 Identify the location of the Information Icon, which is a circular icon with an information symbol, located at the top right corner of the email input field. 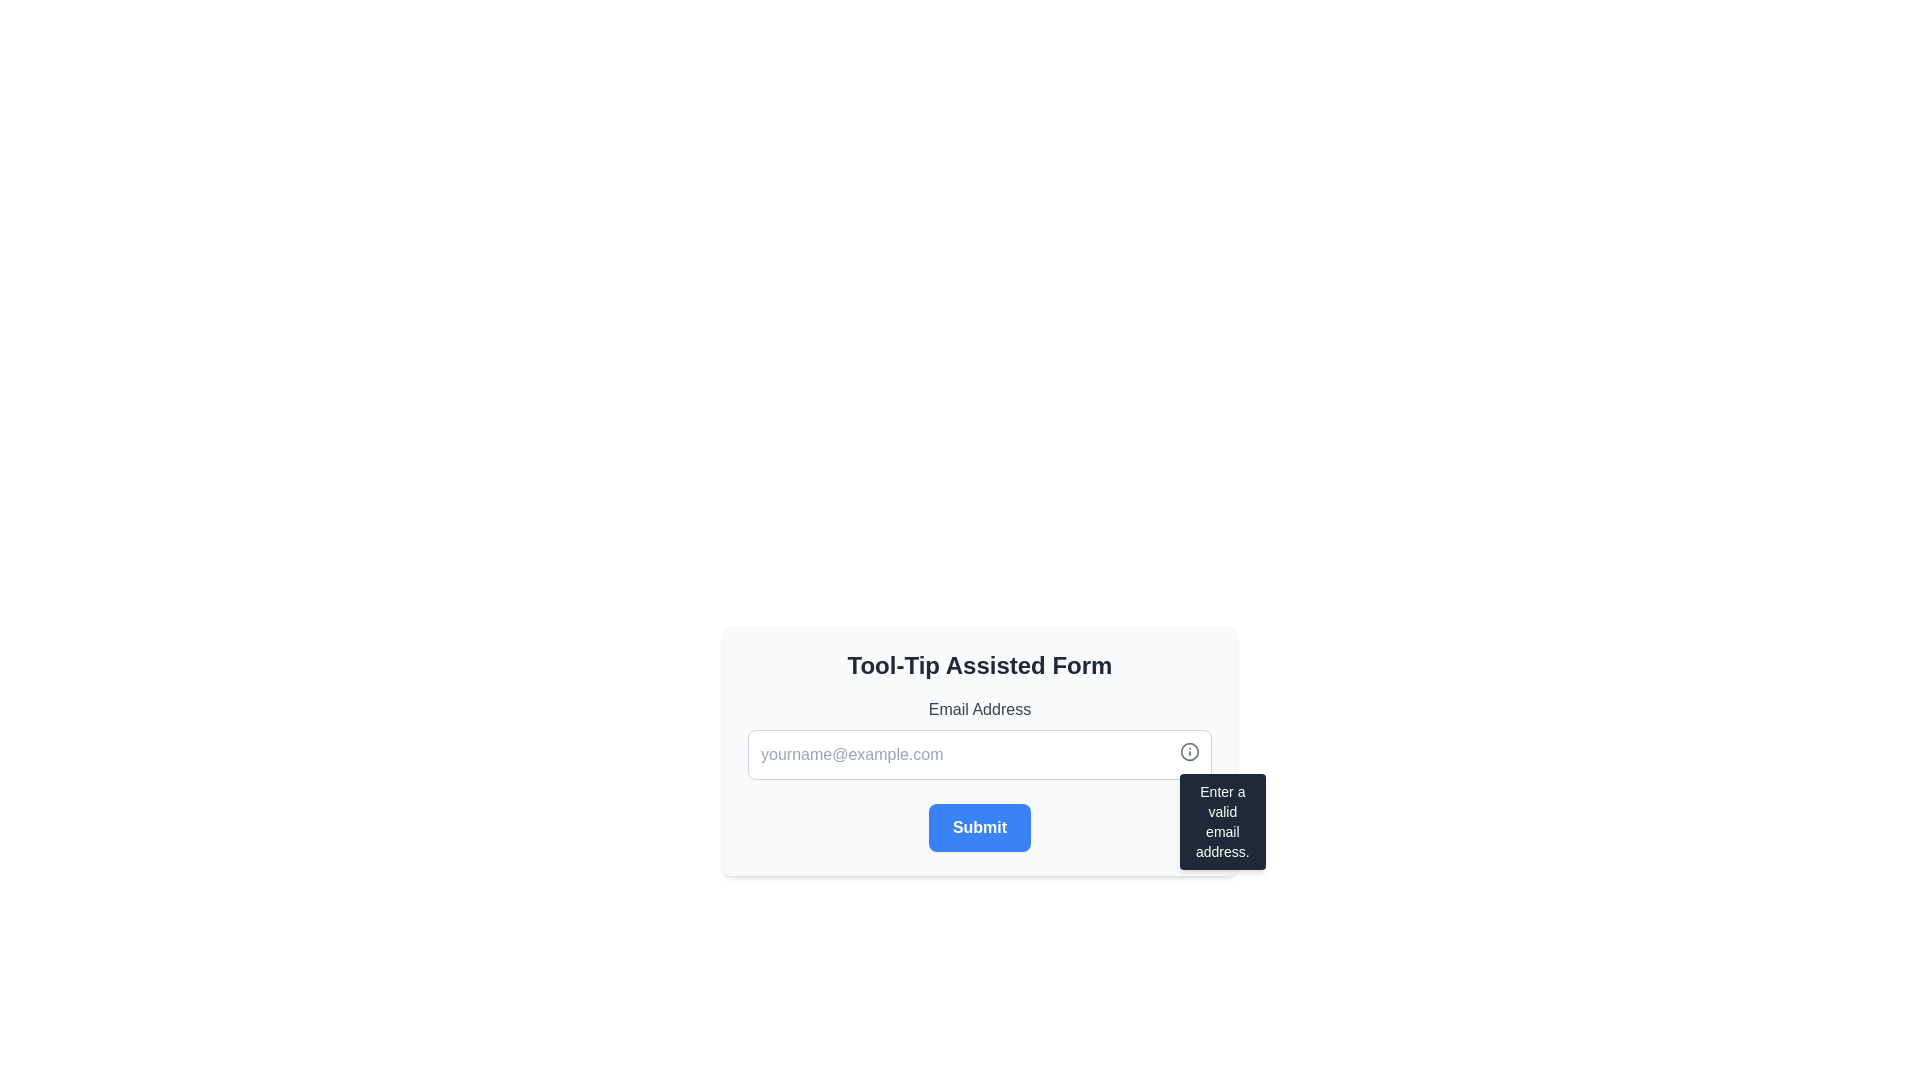
(1190, 752).